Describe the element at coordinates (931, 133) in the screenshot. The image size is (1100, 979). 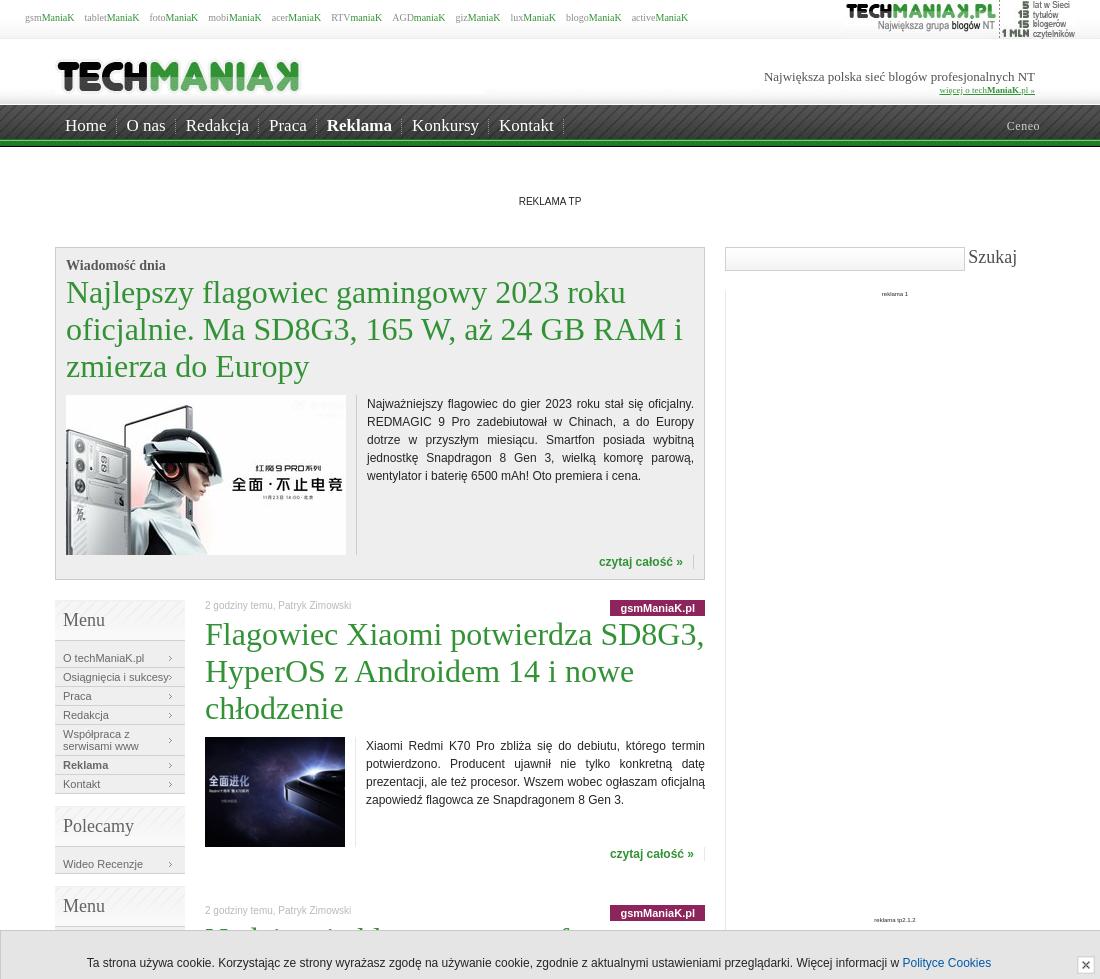
I see `'Mobilna Pasja'` at that location.